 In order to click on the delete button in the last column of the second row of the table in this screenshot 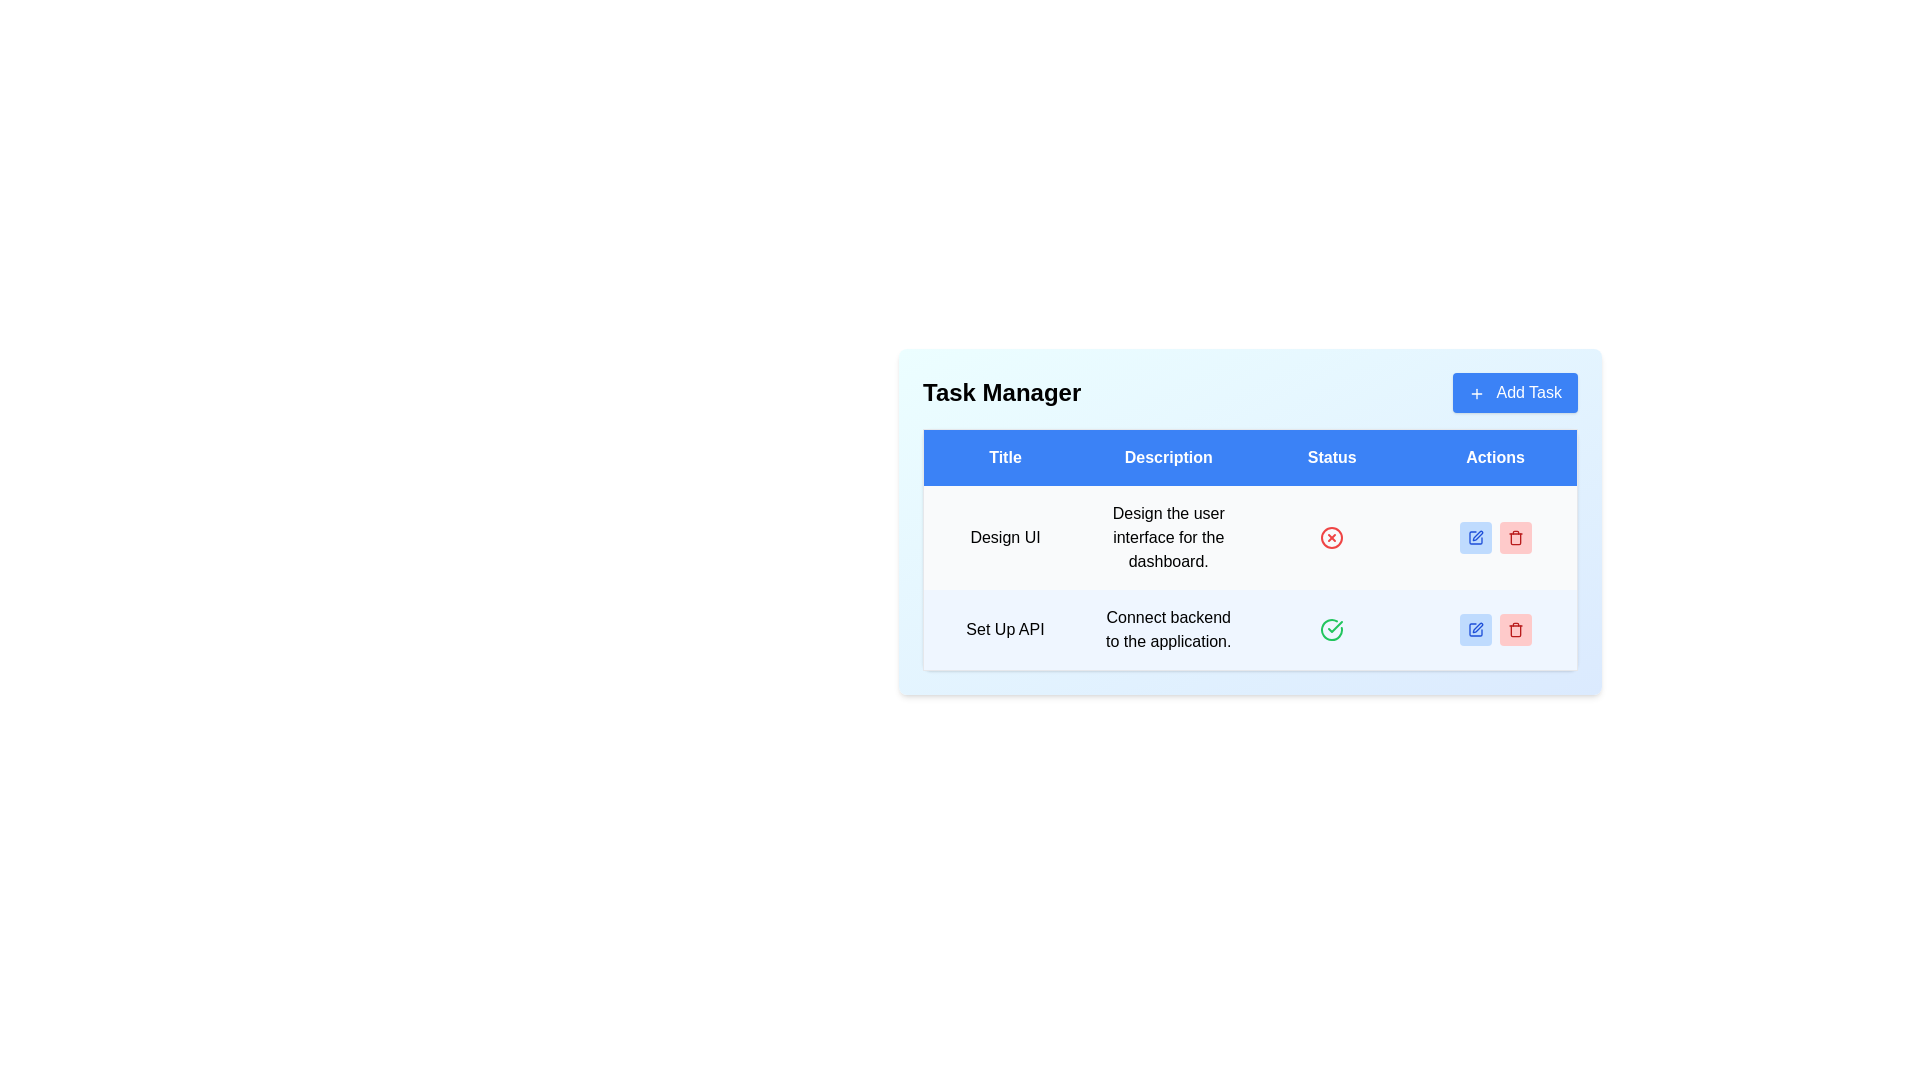, I will do `click(1515, 628)`.